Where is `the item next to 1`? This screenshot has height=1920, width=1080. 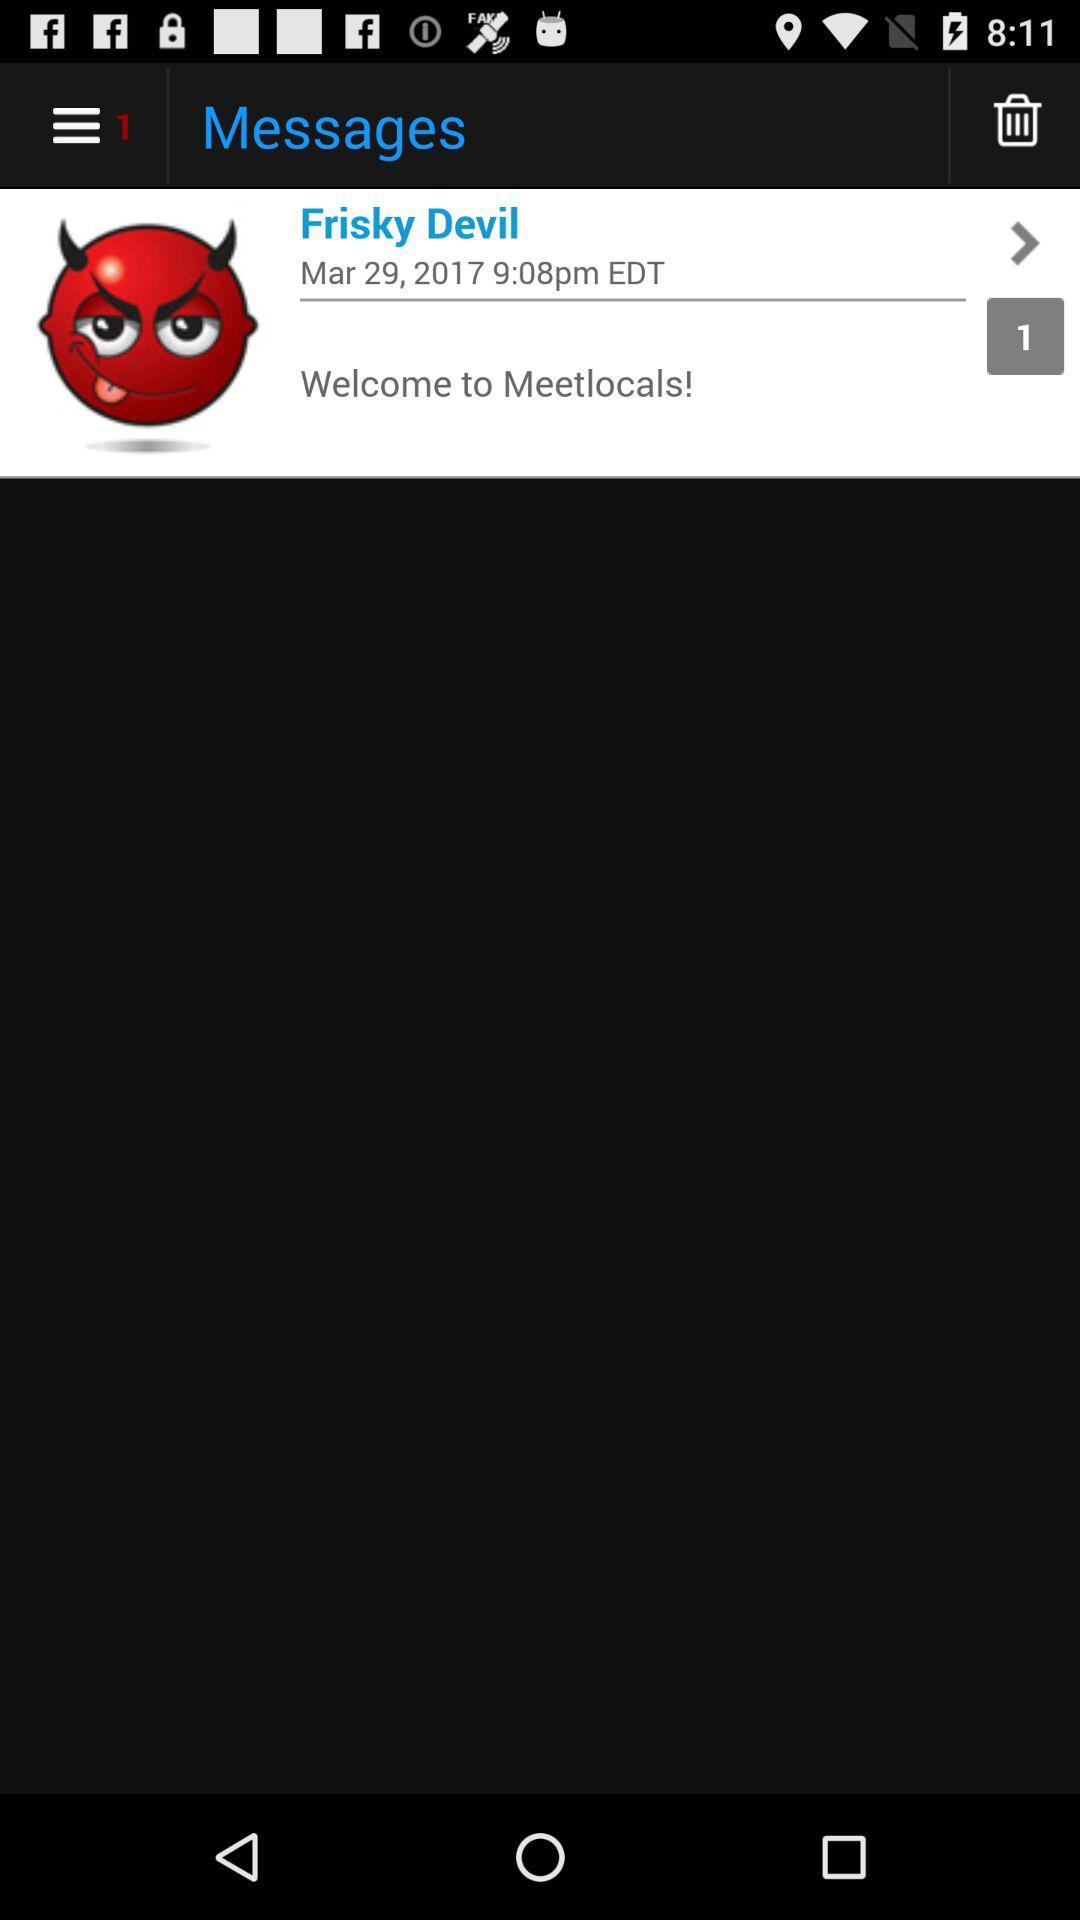 the item next to 1 is located at coordinates (632, 381).